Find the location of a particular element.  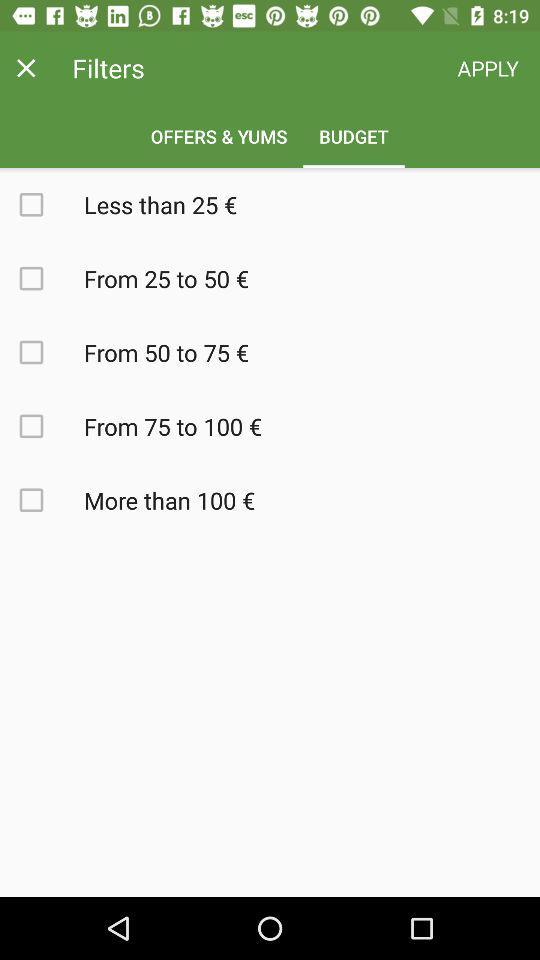

choose between 25 and 50 euros is located at coordinates (42, 277).